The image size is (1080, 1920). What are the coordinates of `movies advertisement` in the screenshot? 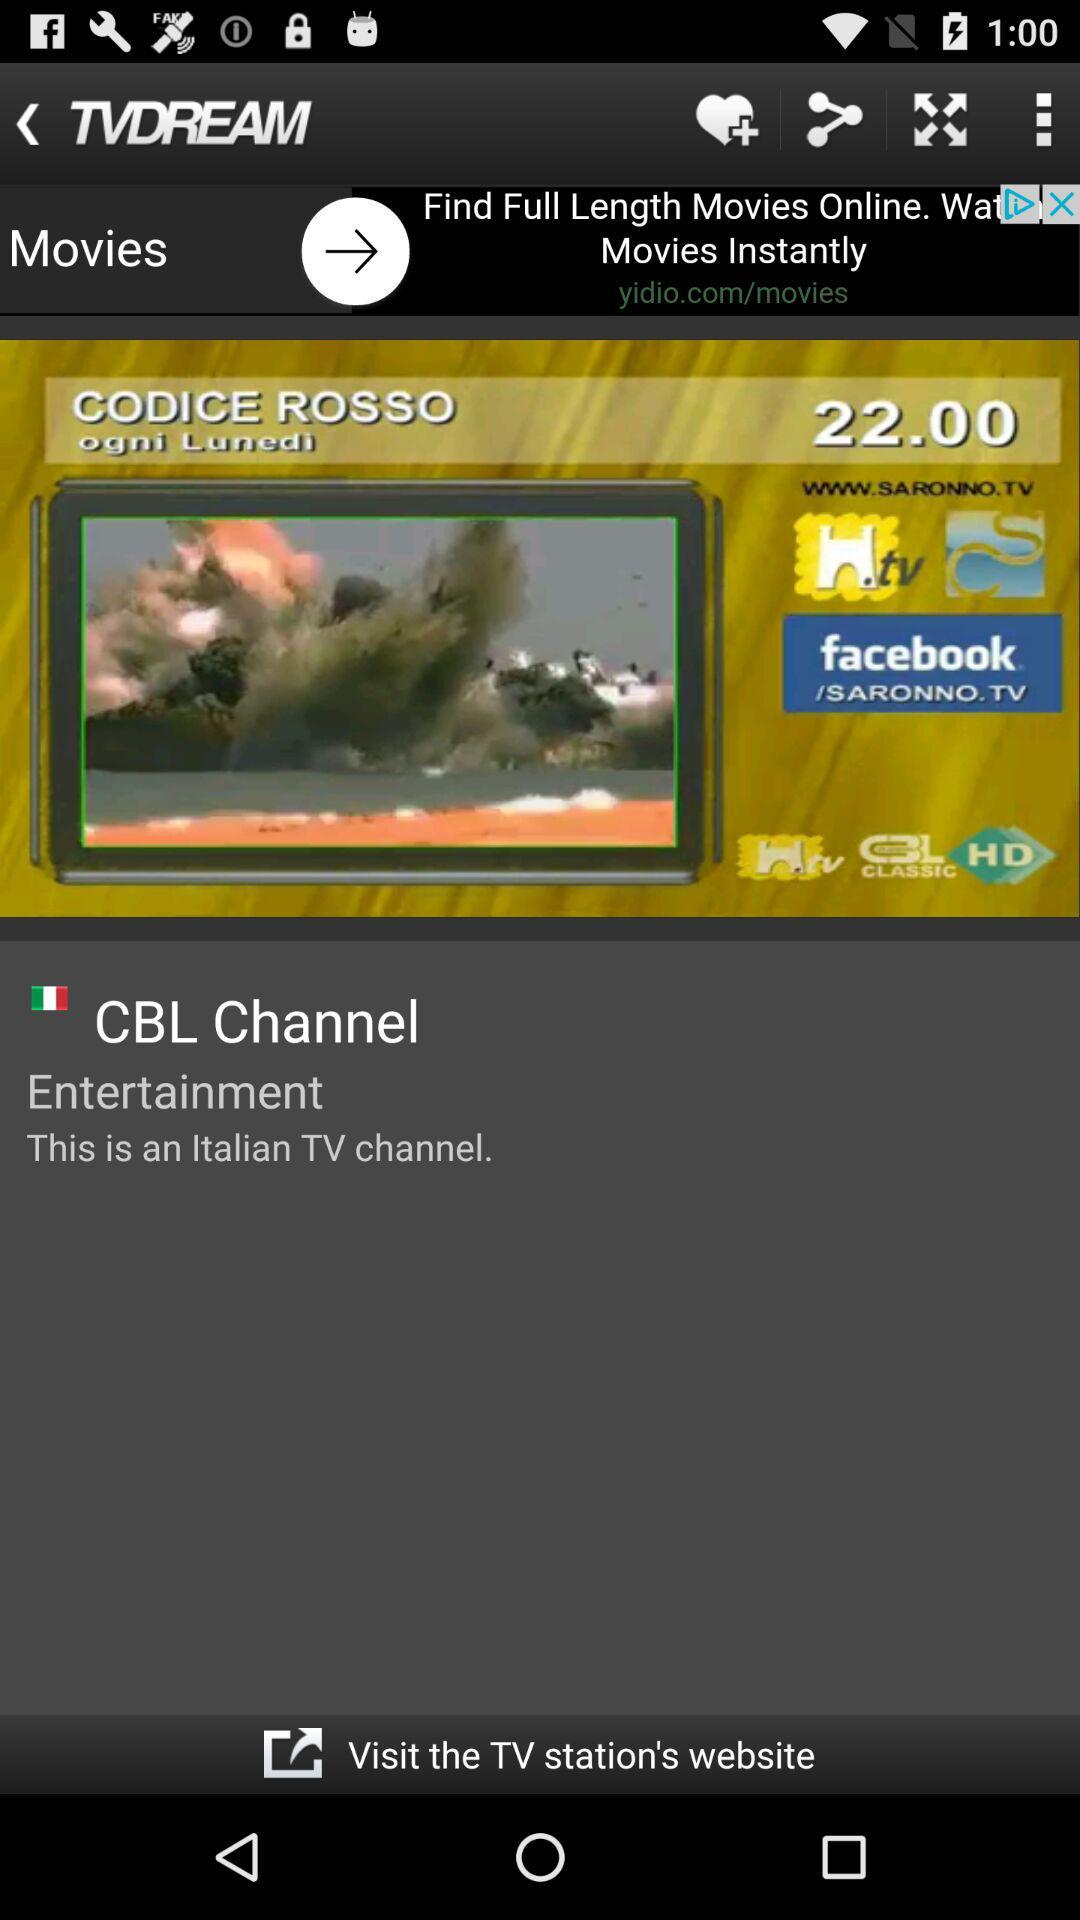 It's located at (540, 249).